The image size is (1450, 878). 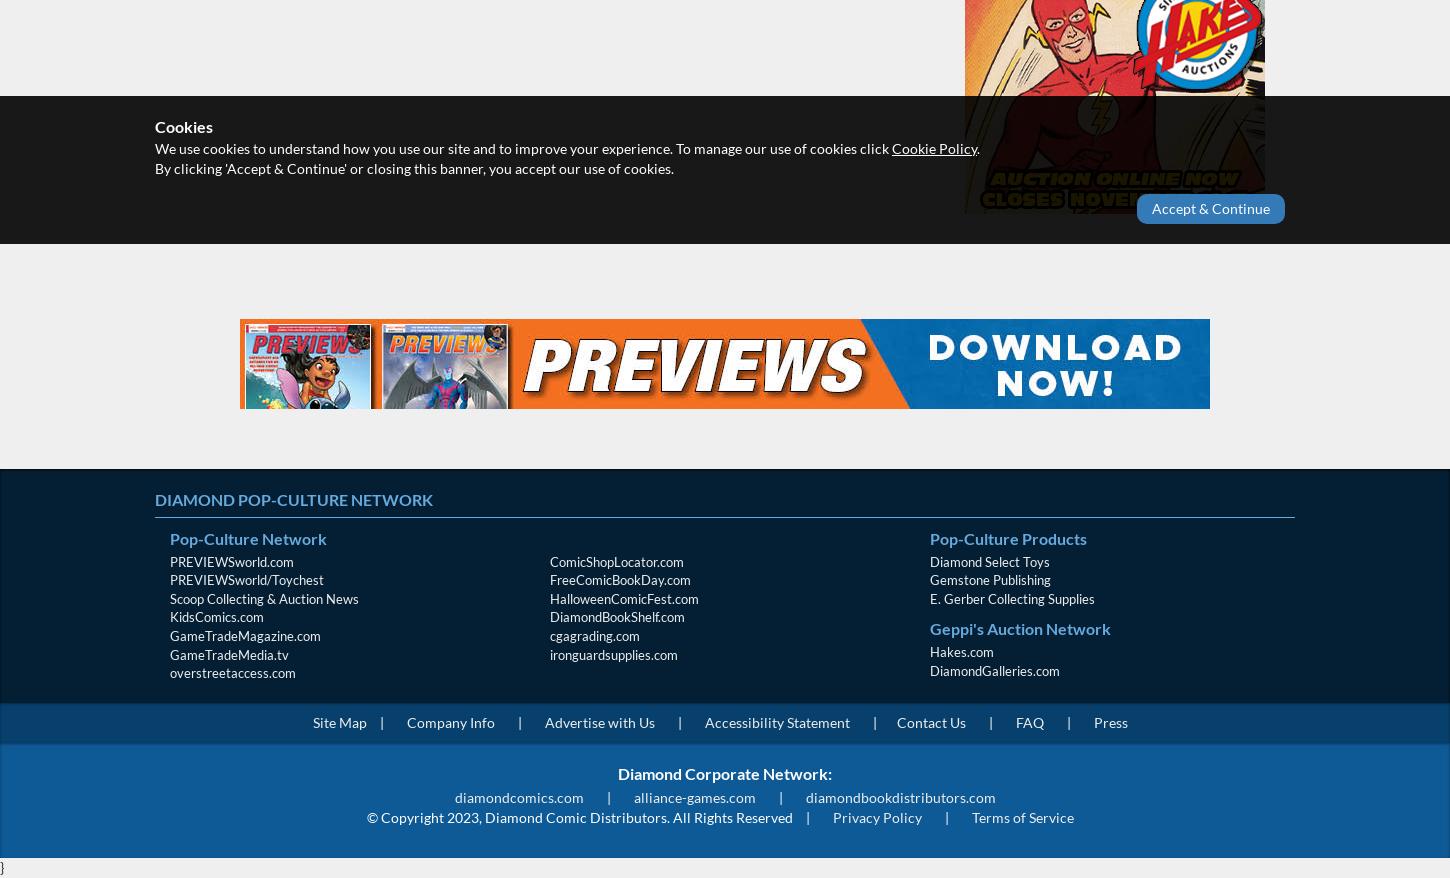 What do you see at coordinates (929, 720) in the screenshot?
I see `'Contact Us'` at bounding box center [929, 720].